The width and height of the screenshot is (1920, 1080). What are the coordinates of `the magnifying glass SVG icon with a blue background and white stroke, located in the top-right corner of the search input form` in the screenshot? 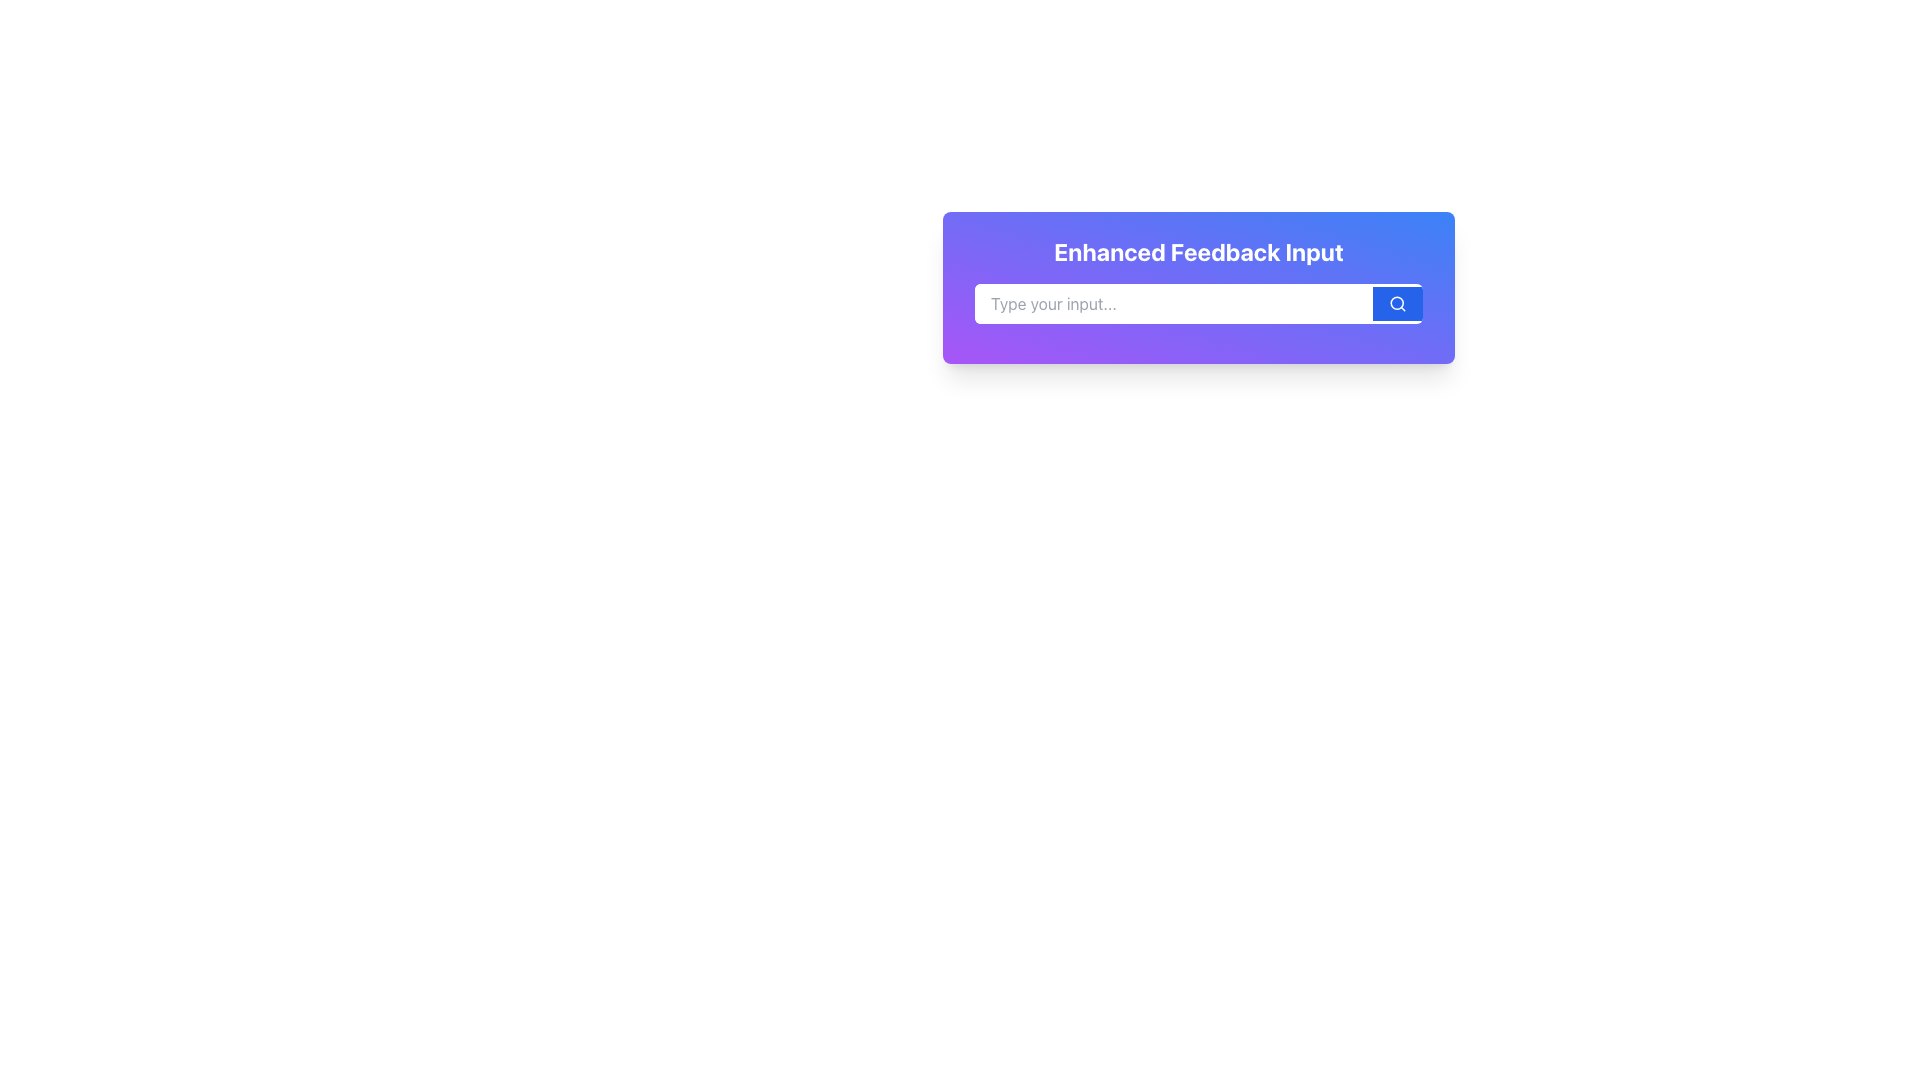 It's located at (1396, 304).